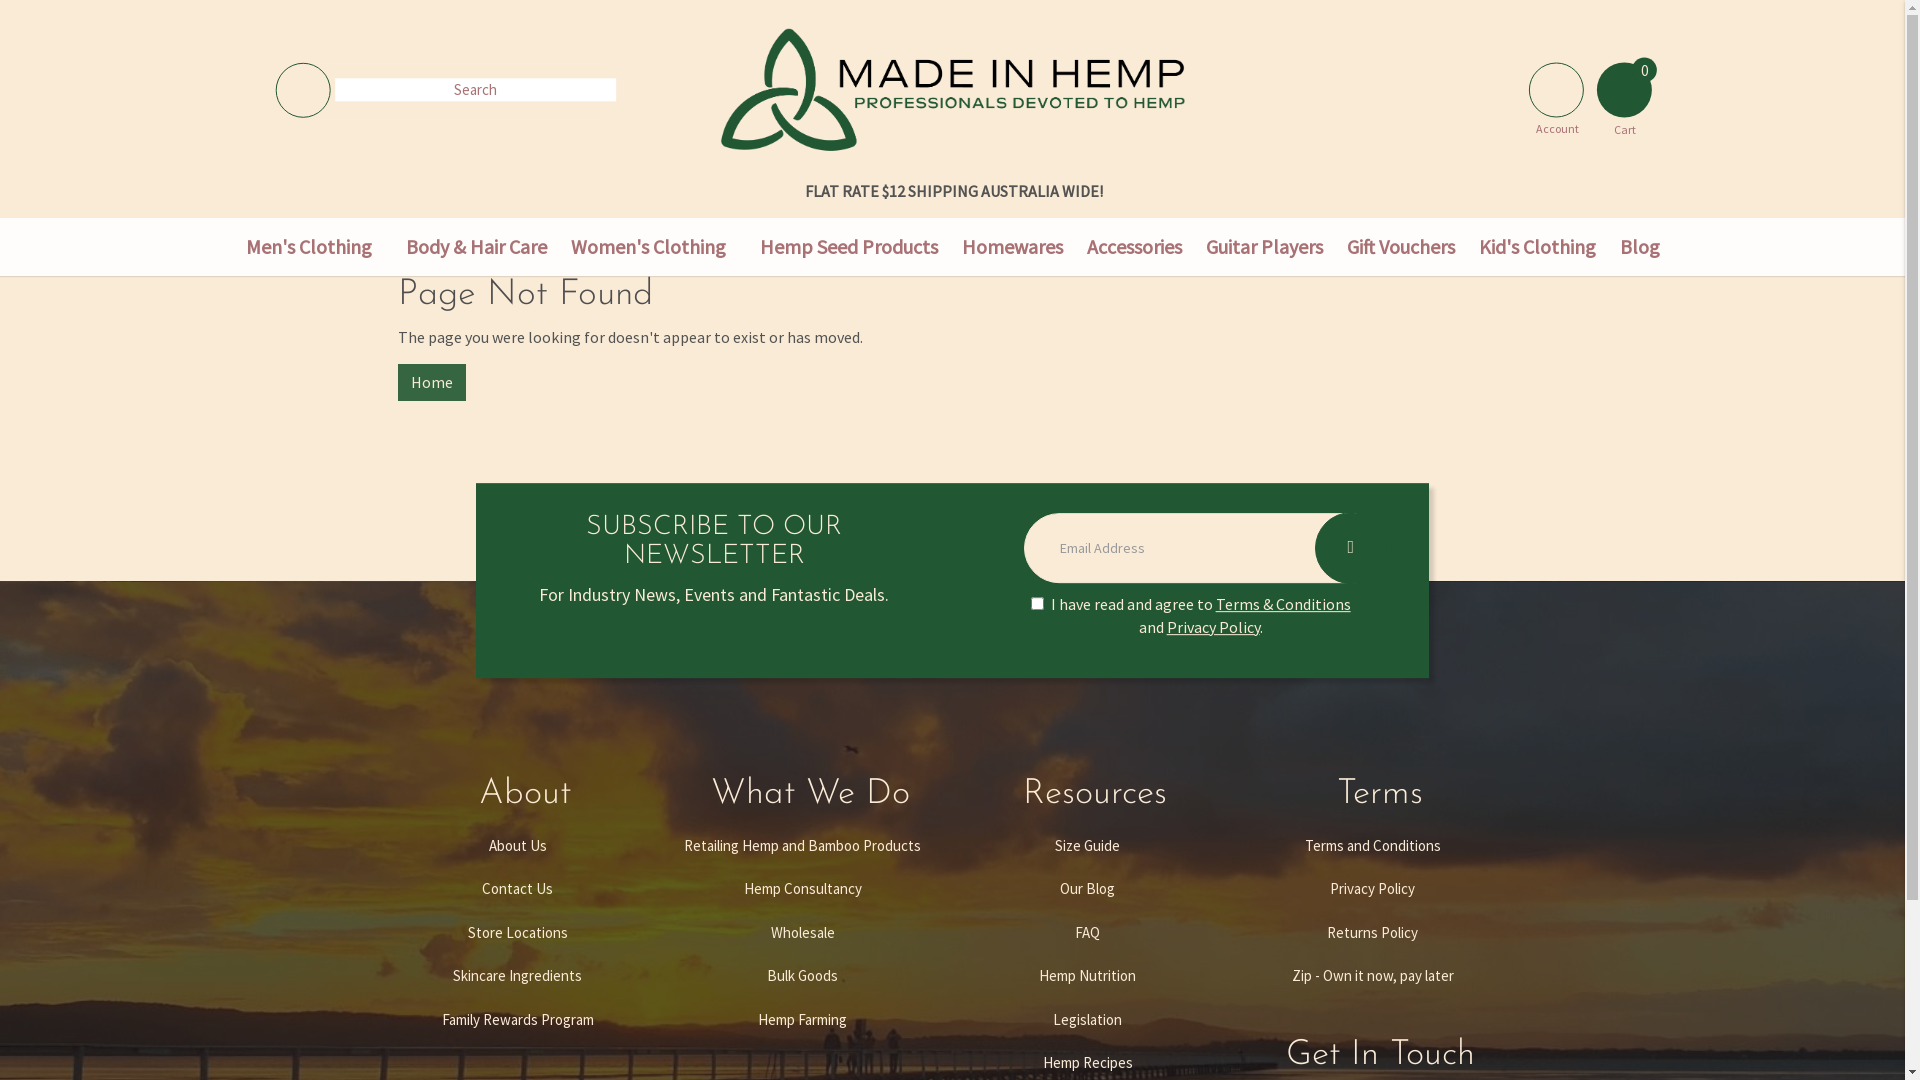  I want to click on 'Guitar Players', so click(1263, 246).